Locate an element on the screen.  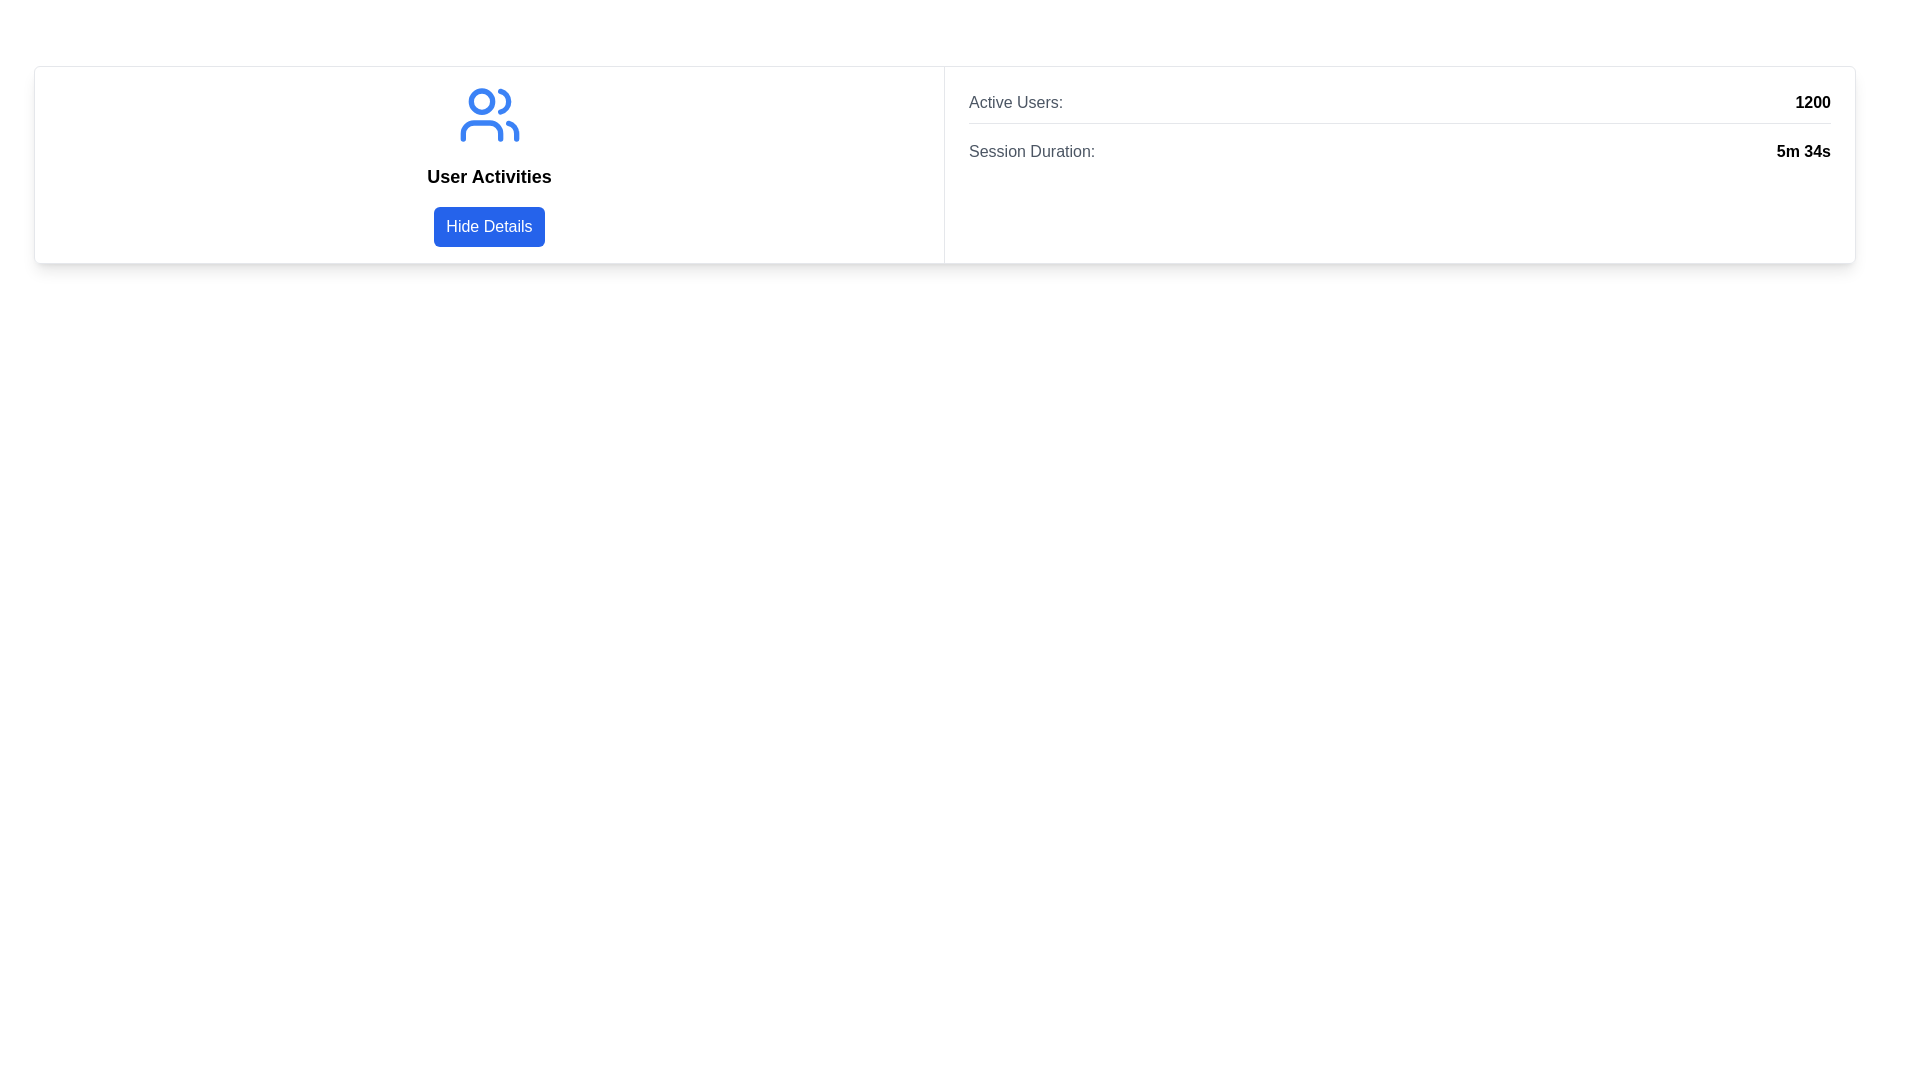
the rounded rectangular graphic element inside the blue user icon located above the 'User Activities' label is located at coordinates (481, 131).